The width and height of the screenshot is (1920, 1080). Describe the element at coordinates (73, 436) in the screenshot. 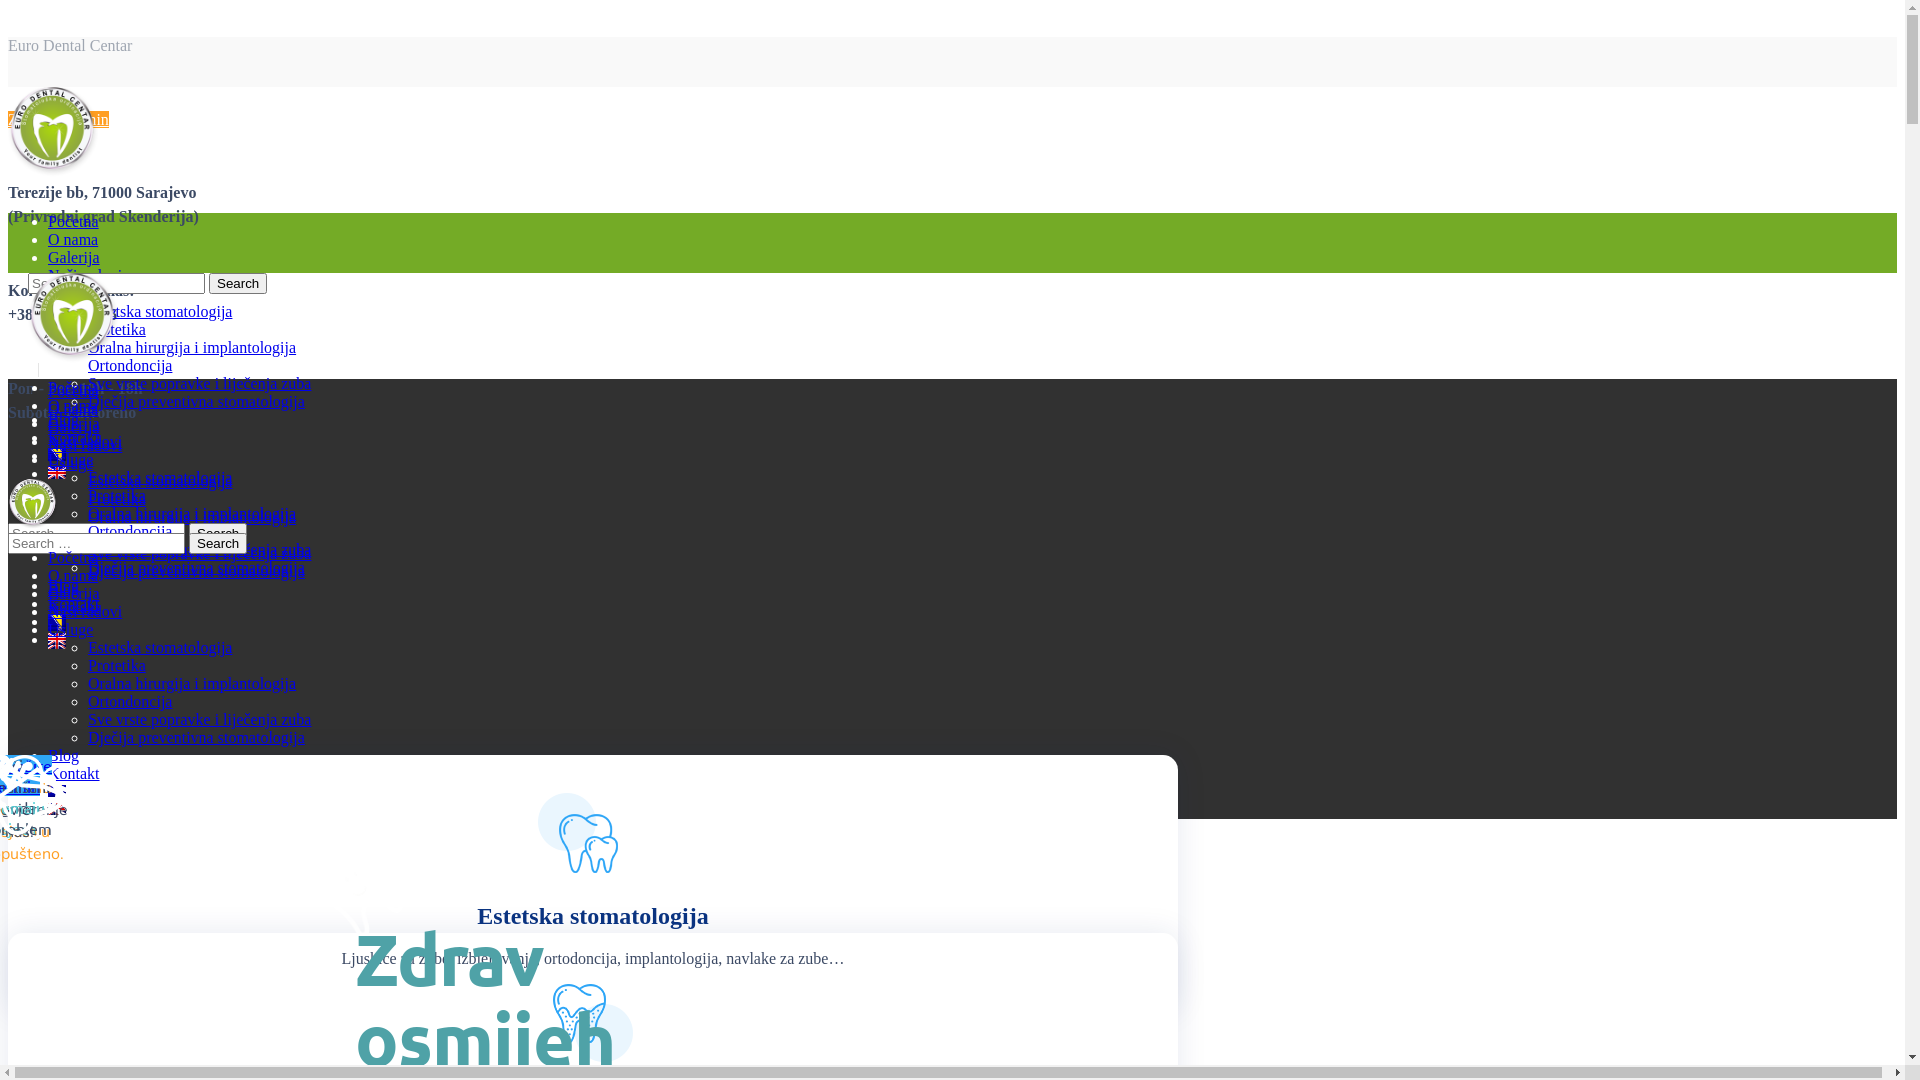

I see `'Kontakt'` at that location.